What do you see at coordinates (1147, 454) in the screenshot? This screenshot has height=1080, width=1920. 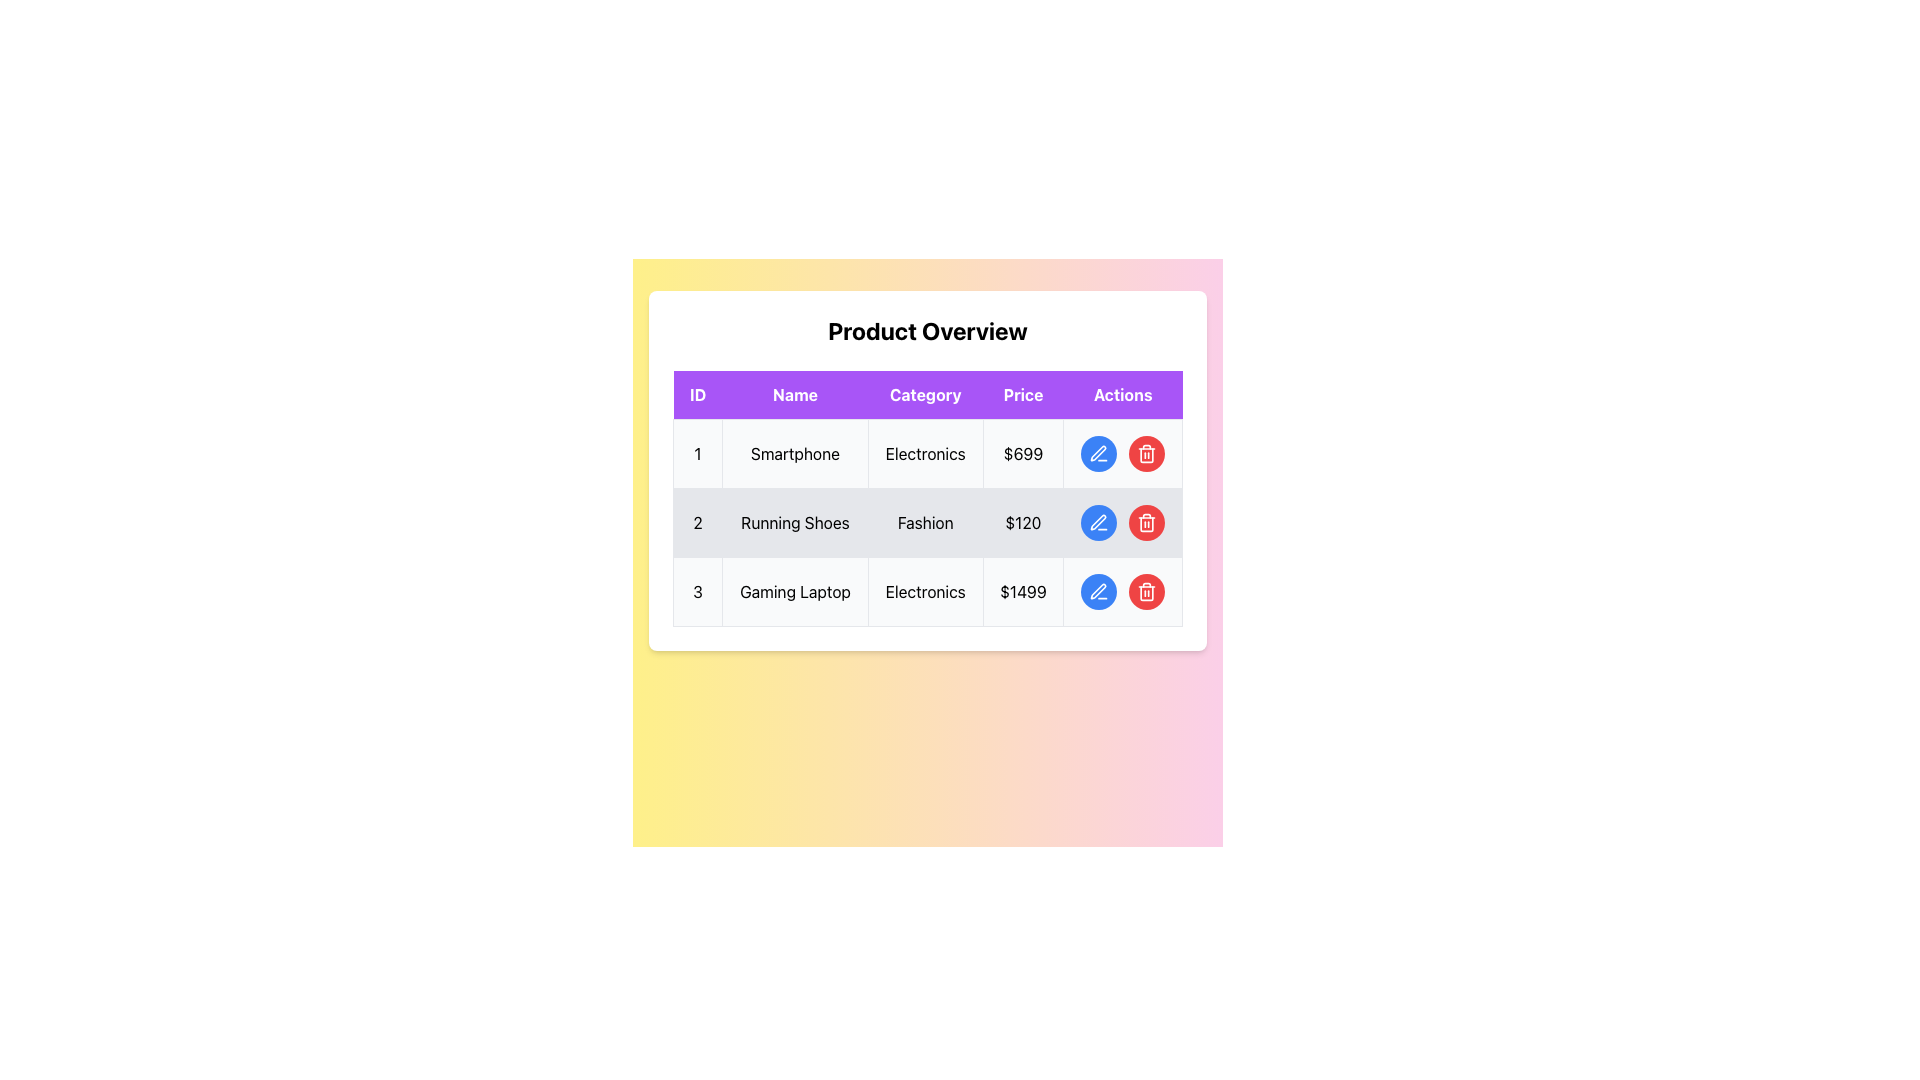 I see `the trash bin icon button in the 'Actions' column of the third row of the table` at bounding box center [1147, 454].